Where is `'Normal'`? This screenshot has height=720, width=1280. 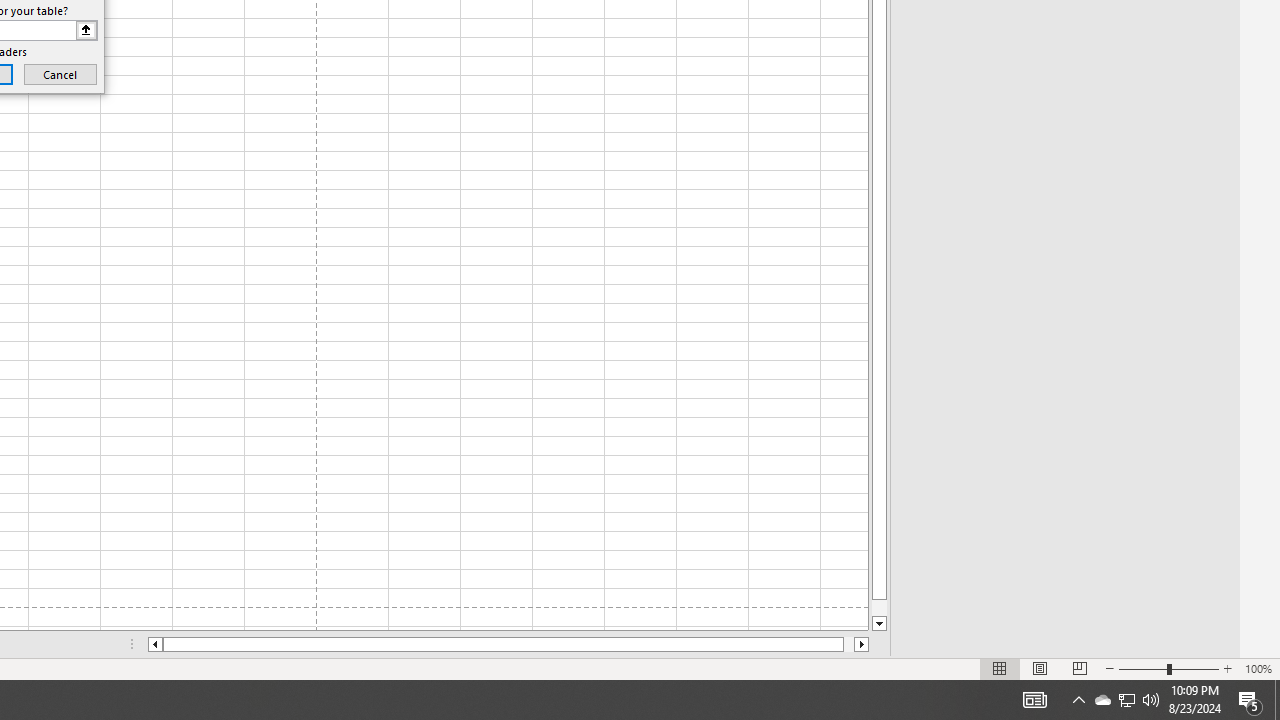 'Normal' is located at coordinates (1000, 669).